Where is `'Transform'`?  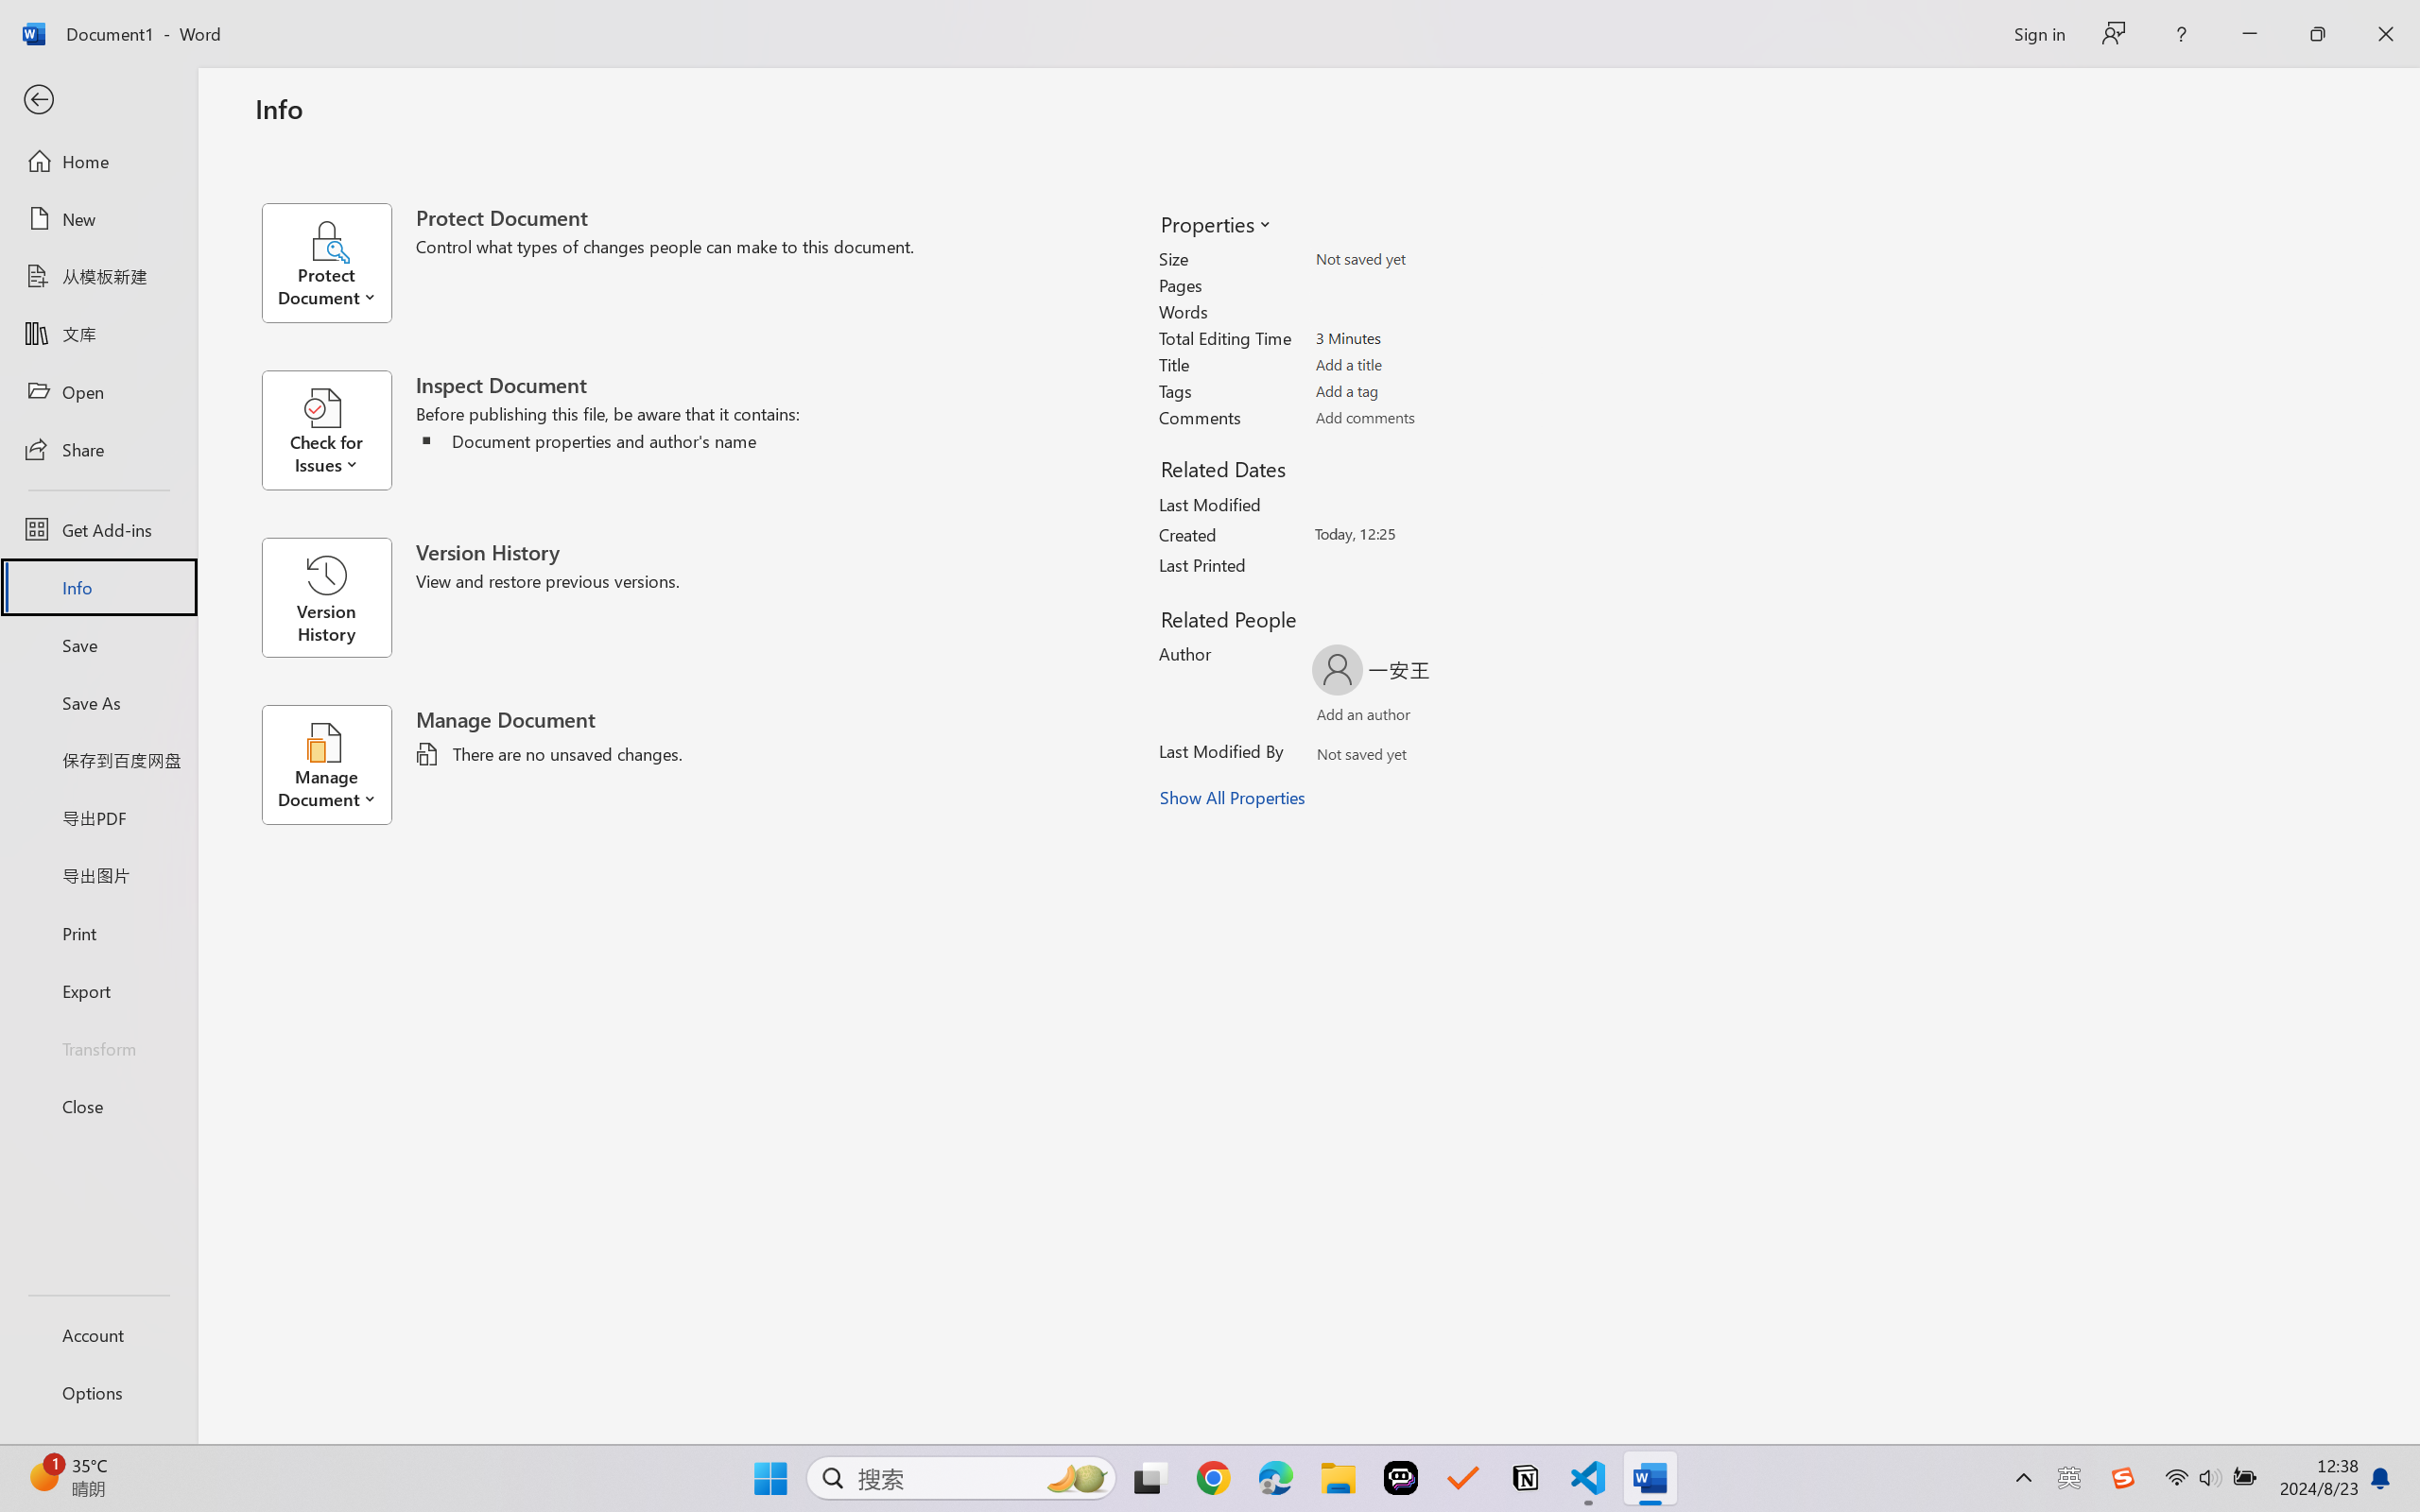
'Transform' is located at coordinates (97, 1046).